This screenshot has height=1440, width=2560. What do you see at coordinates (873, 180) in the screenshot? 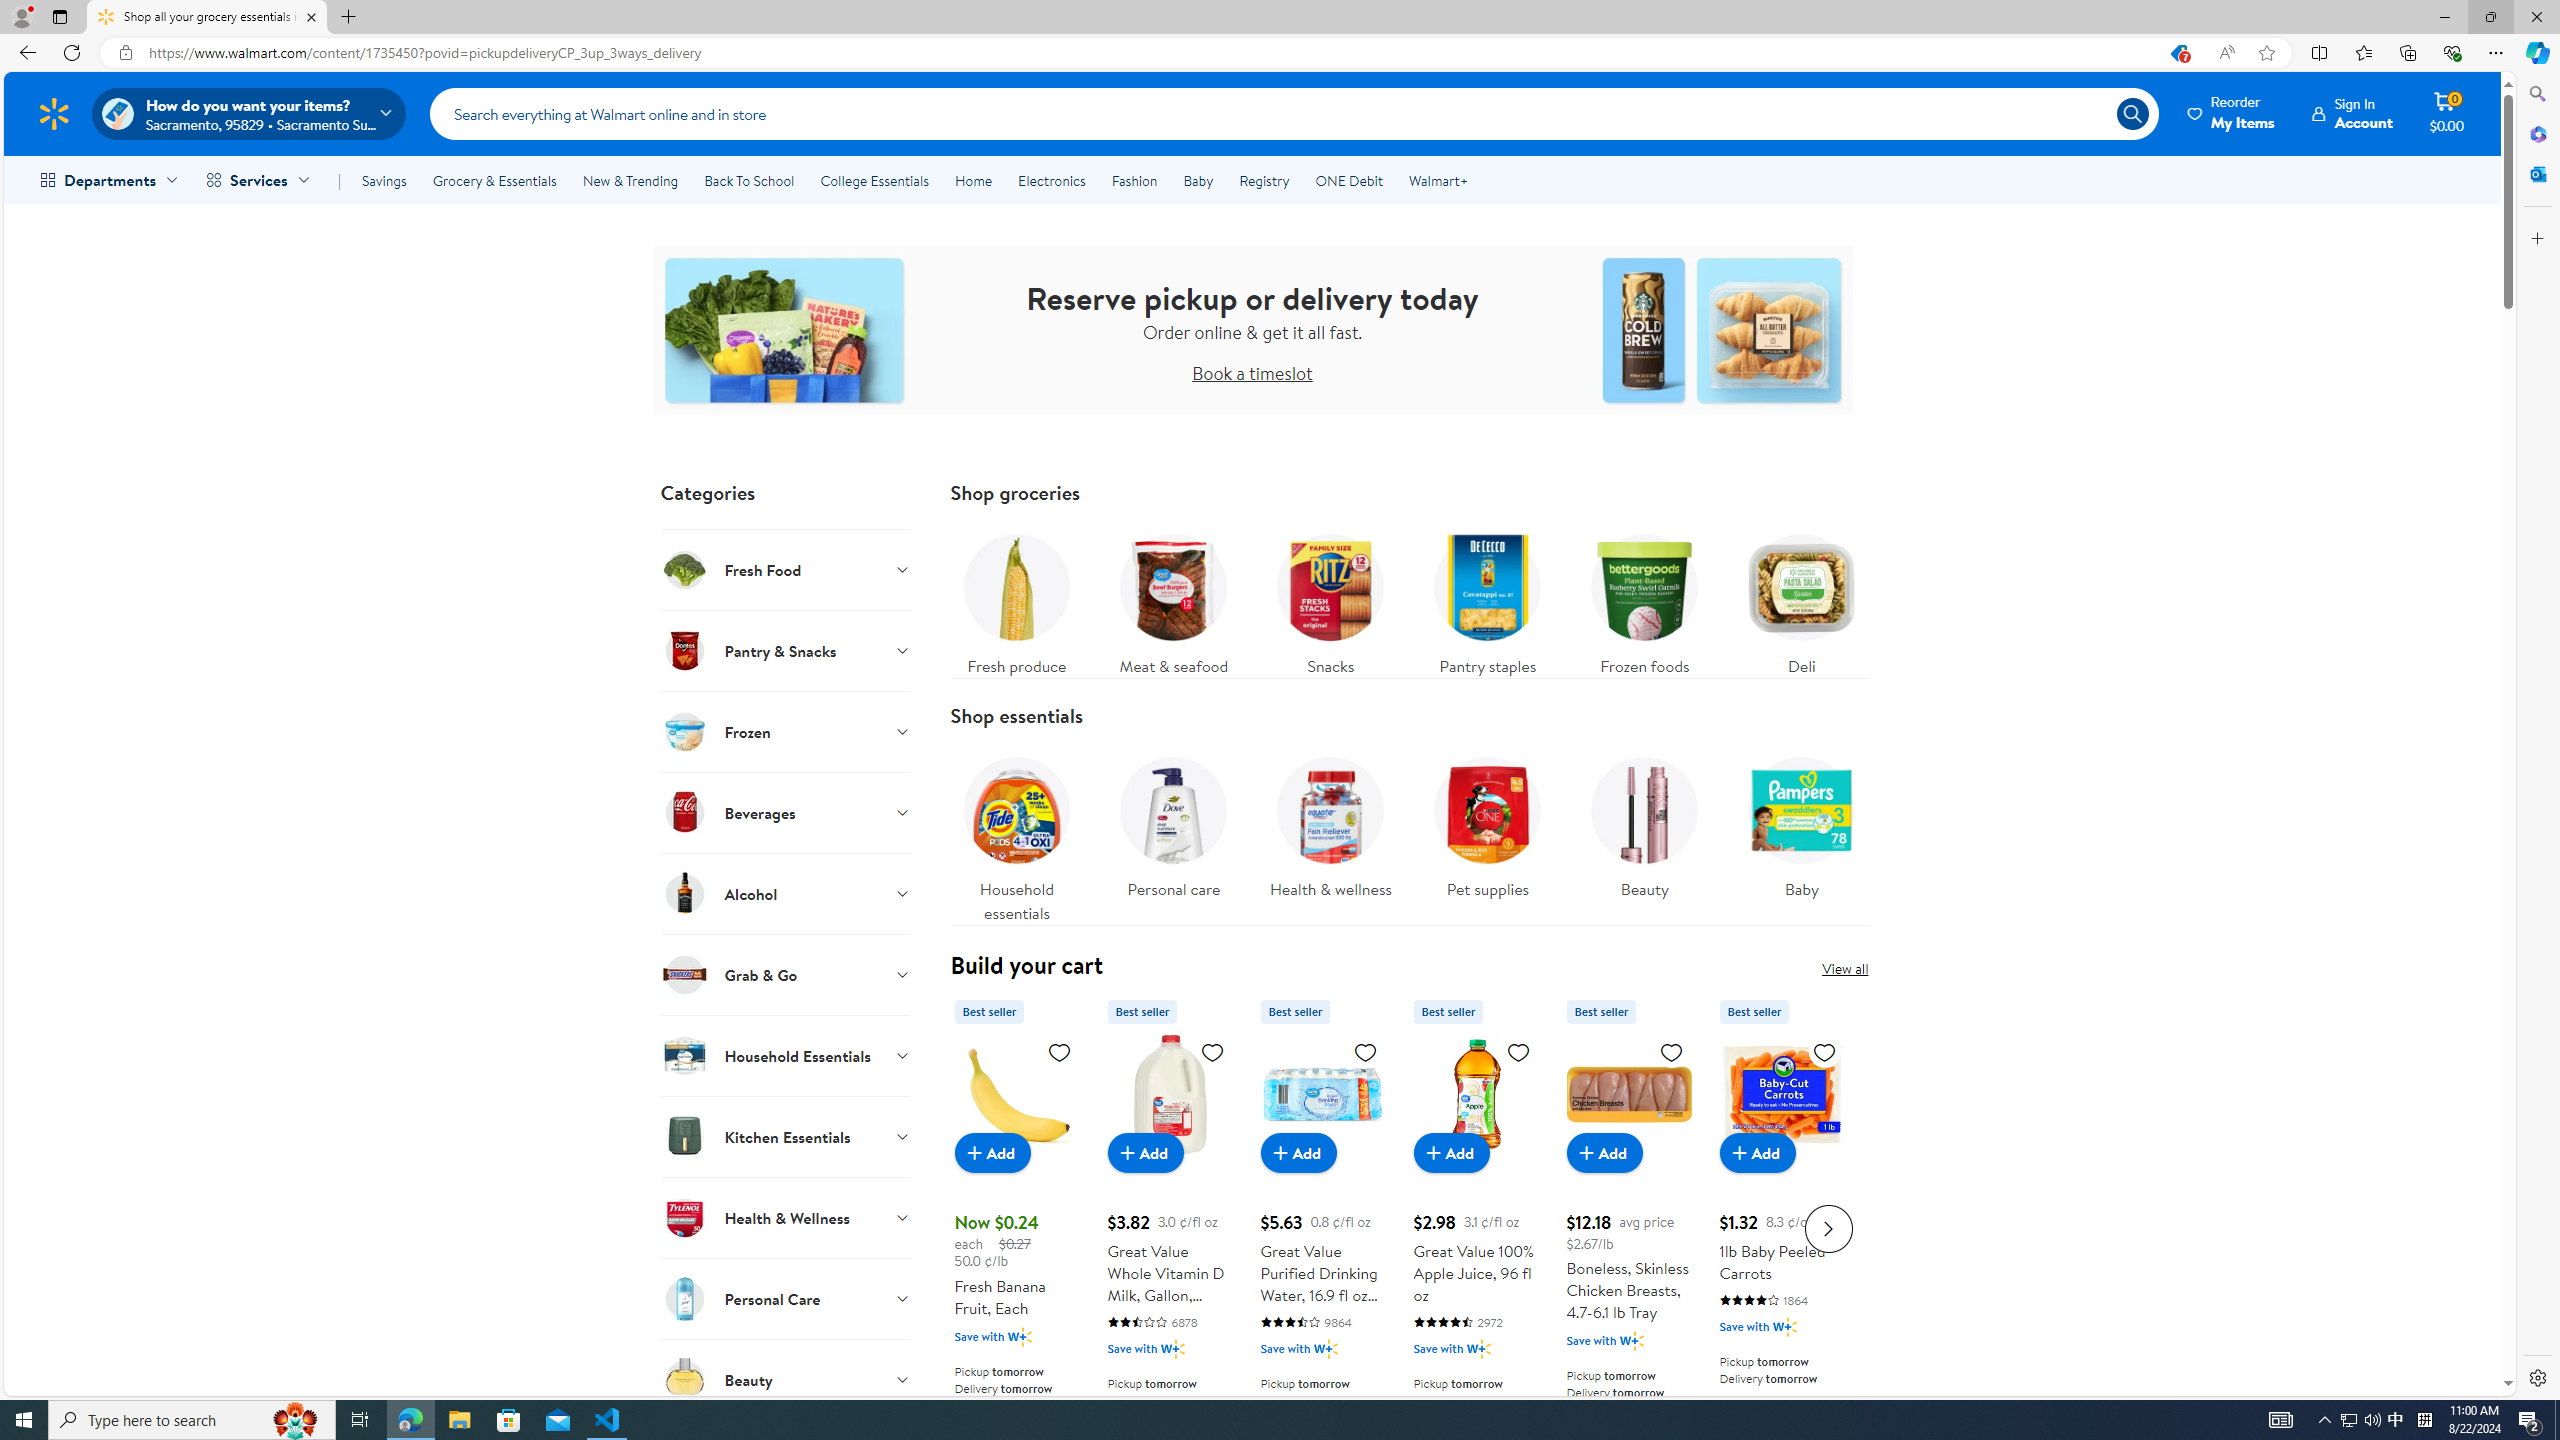
I see `'College Essentials'` at bounding box center [873, 180].